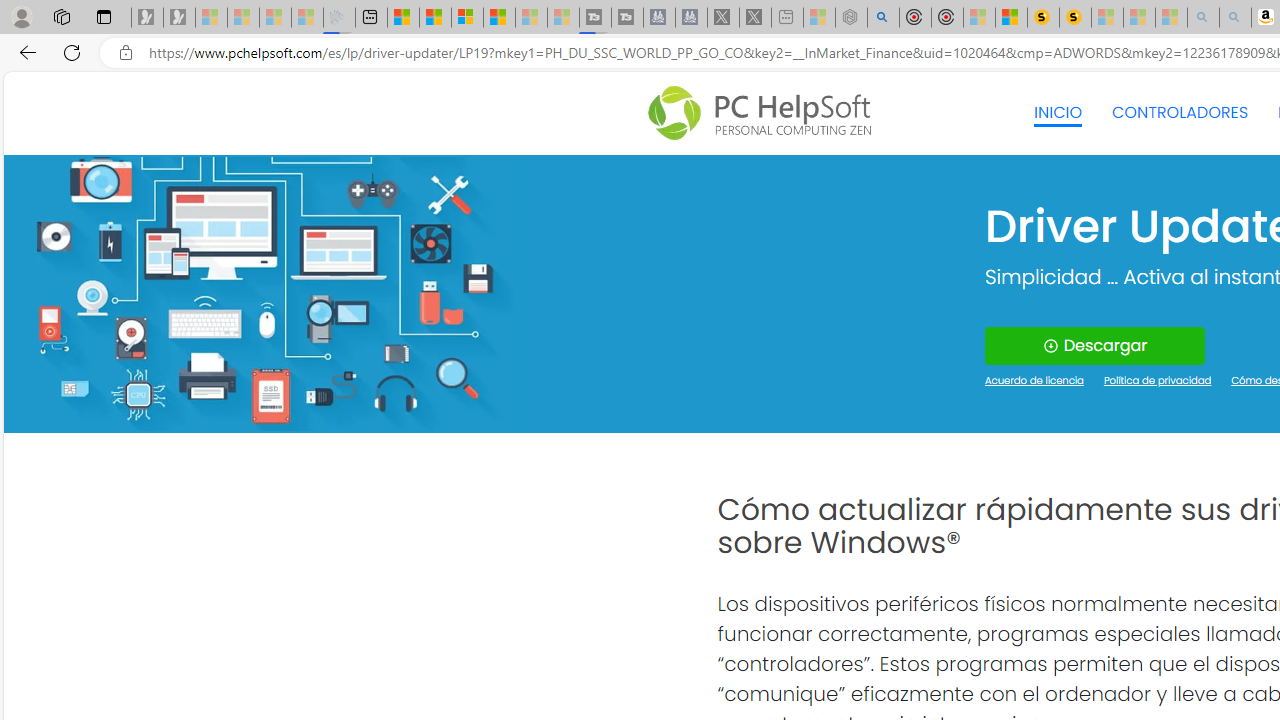  What do you see at coordinates (594, 17) in the screenshot?
I see `'Streaming Coverage | T3 - Sleeping'` at bounding box center [594, 17].